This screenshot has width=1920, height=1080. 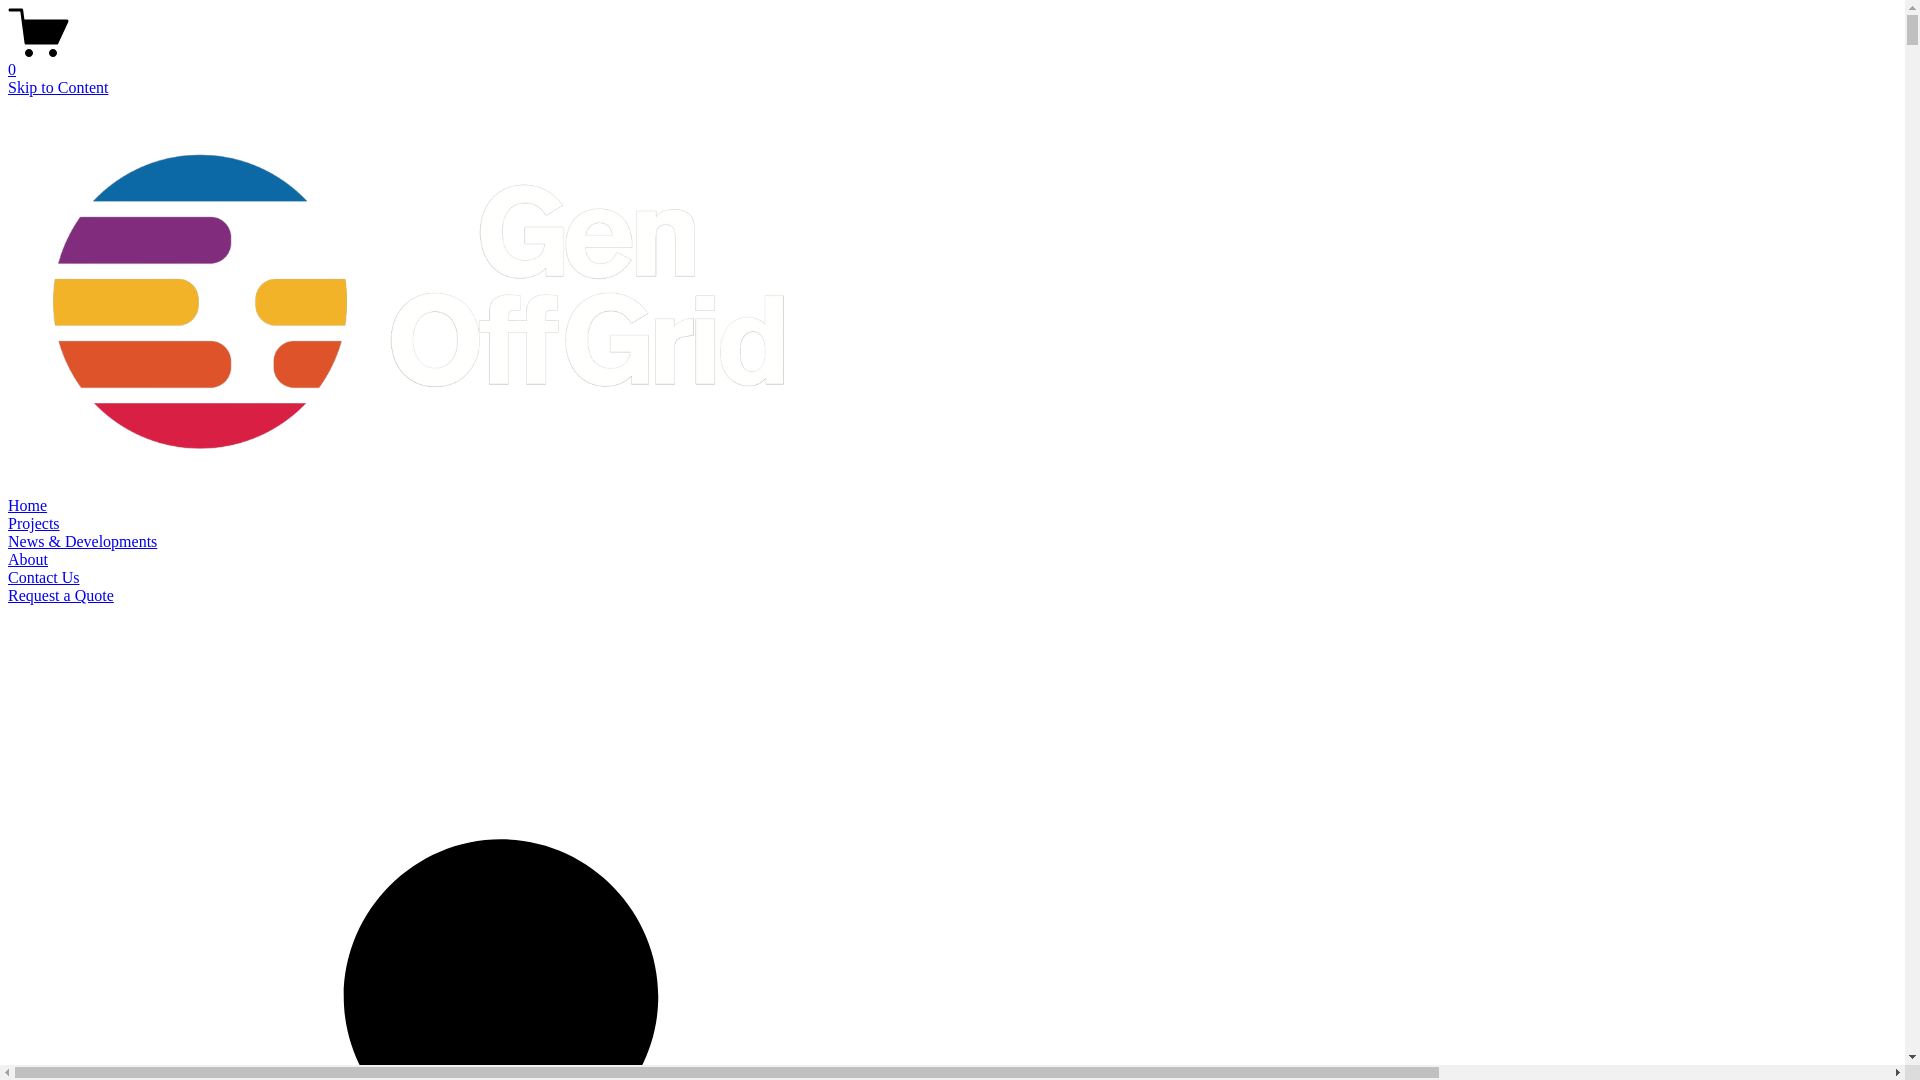 I want to click on 'Home', so click(x=8, y=504).